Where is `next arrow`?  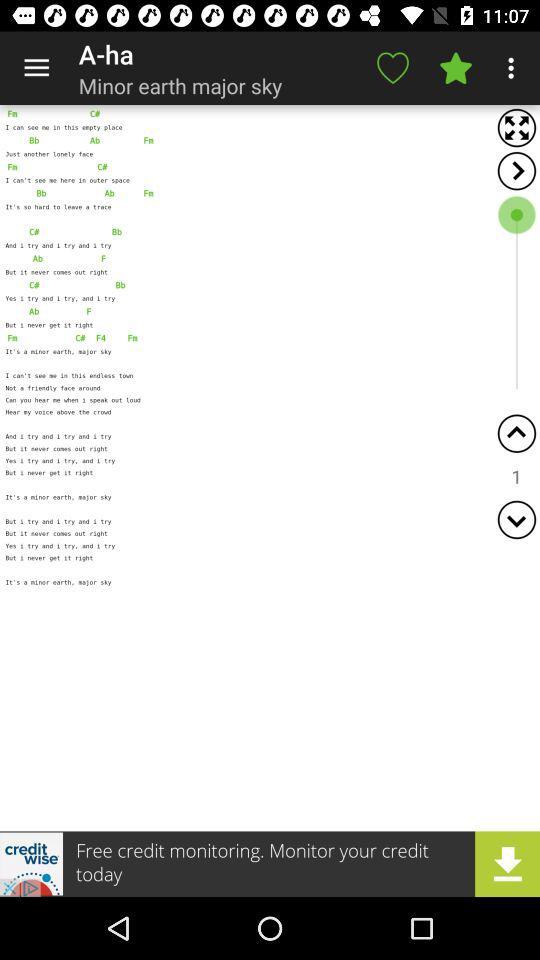
next arrow is located at coordinates (516, 170).